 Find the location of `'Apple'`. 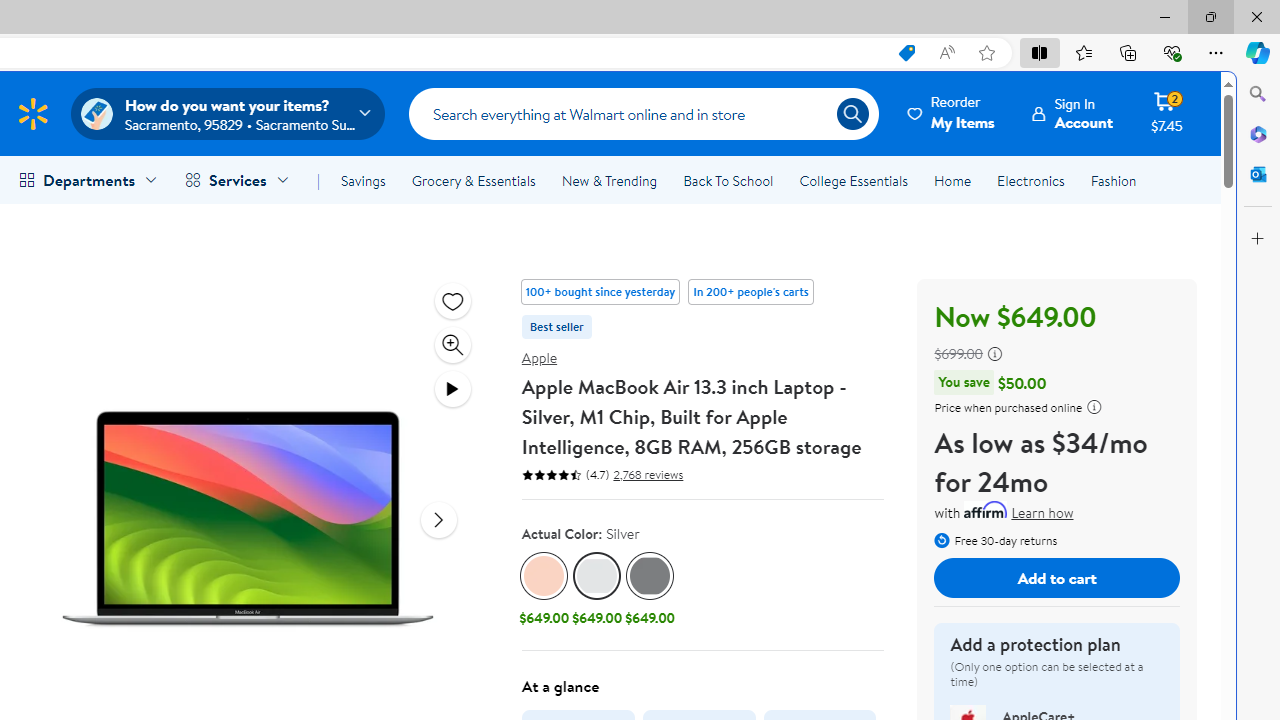

'Apple' is located at coordinates (539, 356).